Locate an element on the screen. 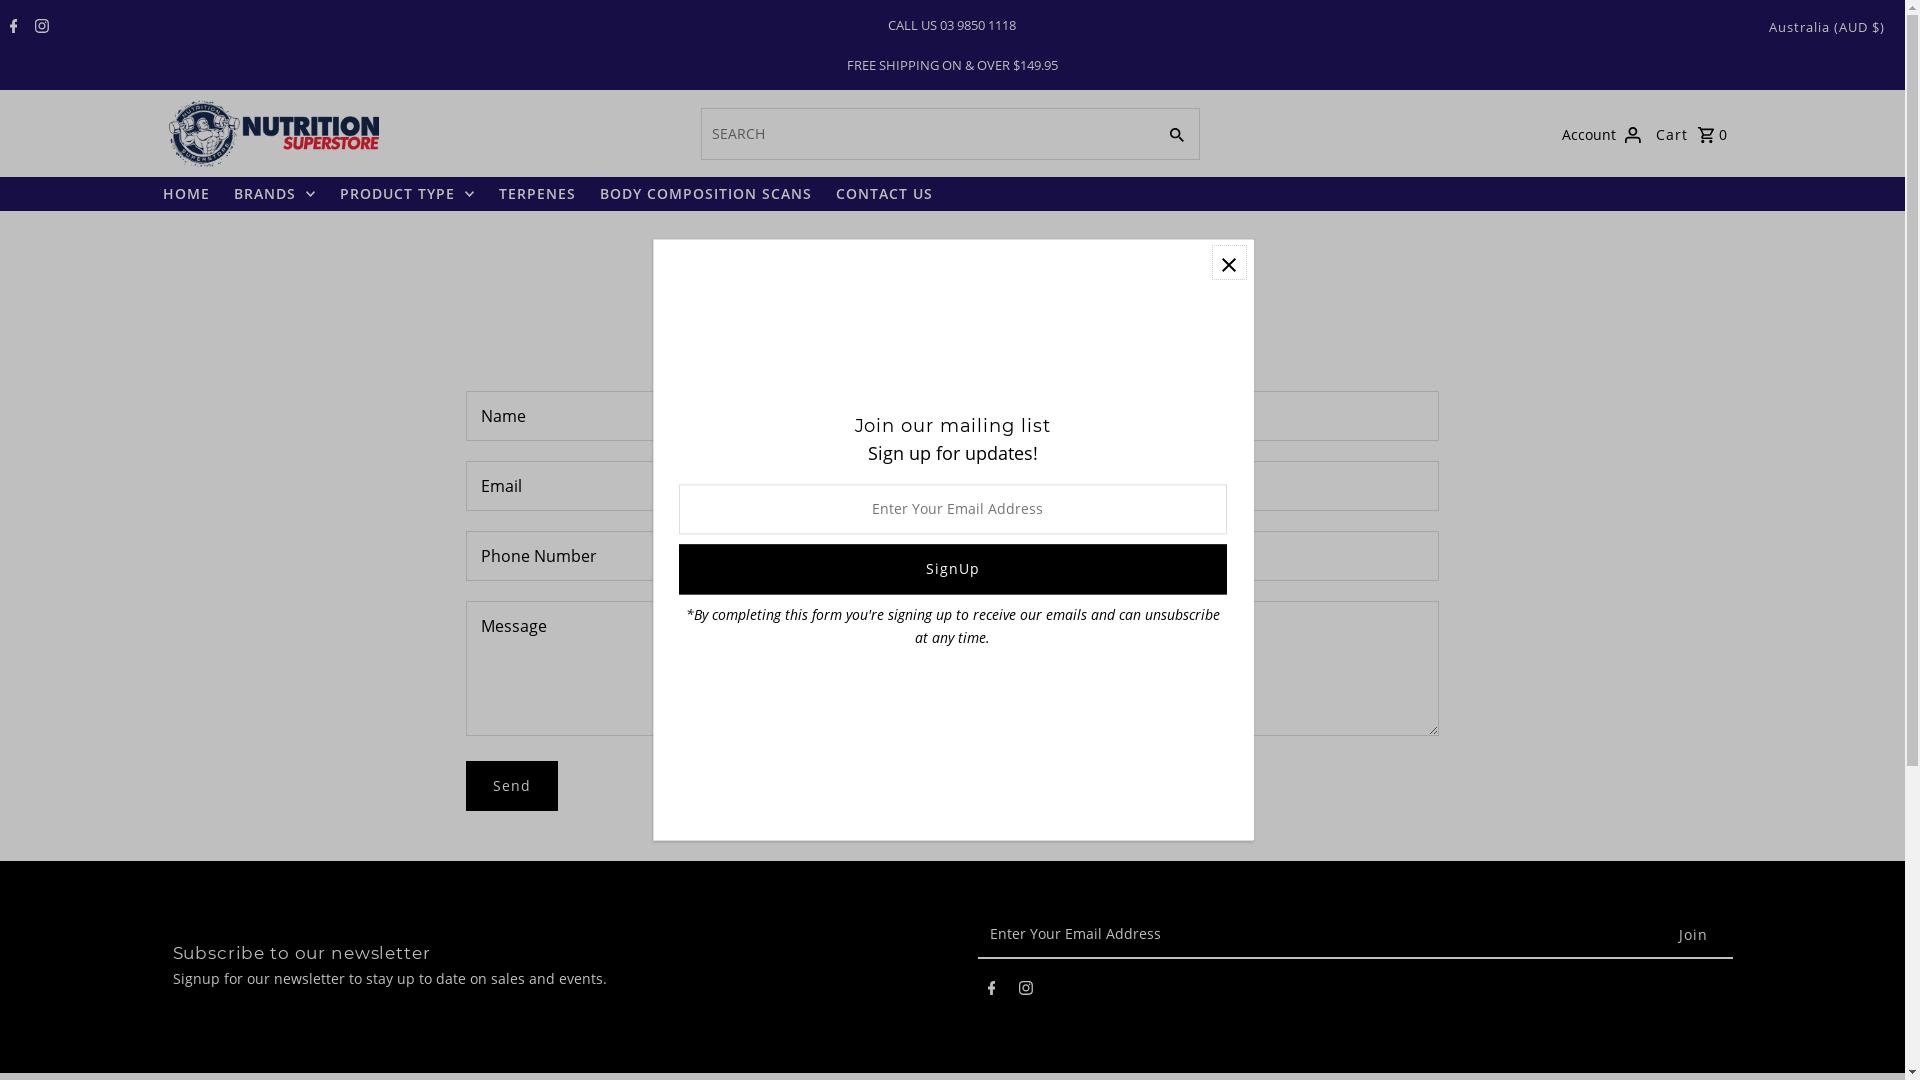 This screenshot has height=1080, width=1920. 'CONTACT US' is located at coordinates (883, 193).